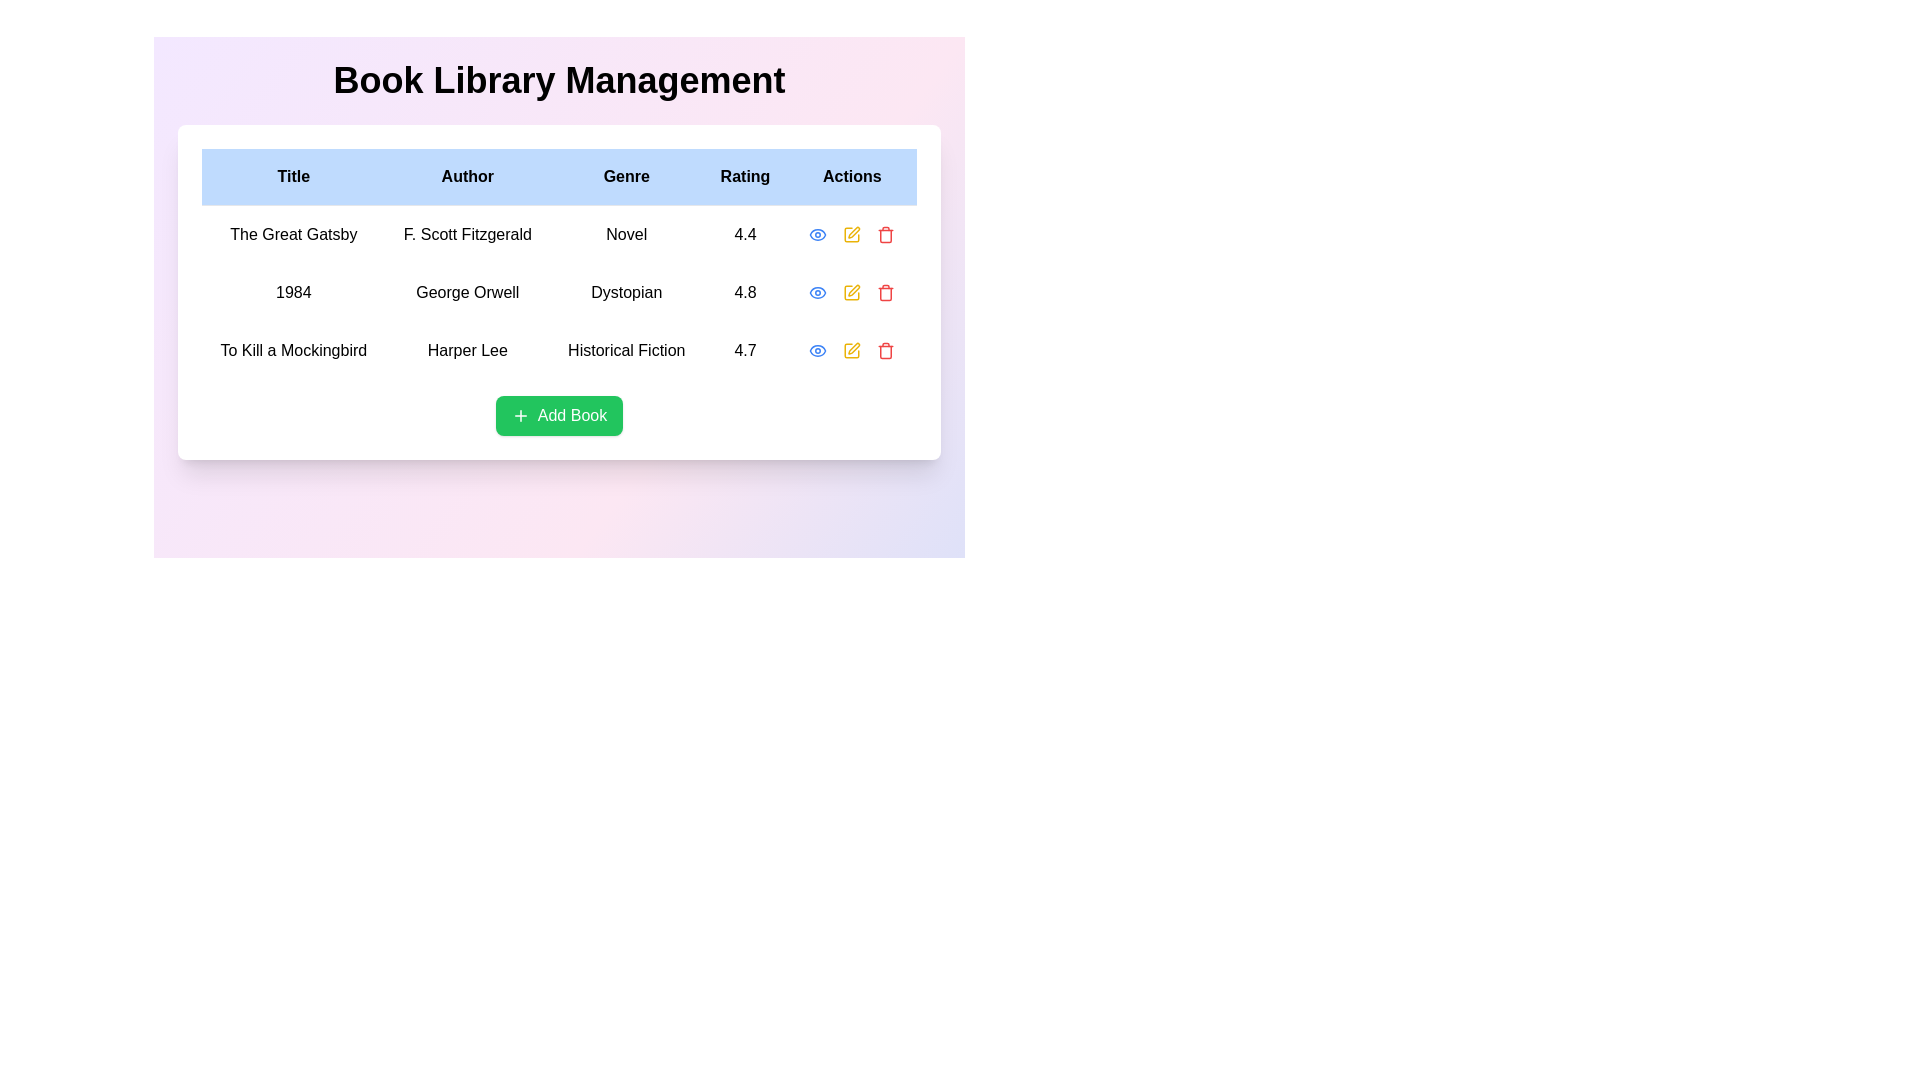 Image resolution: width=1920 pixels, height=1080 pixels. What do you see at coordinates (744, 176) in the screenshot?
I see `the 'Rating' label which has a light blue background and bold black text, positioned as the fourth header in the table, between 'Genre' and 'Actions'` at bounding box center [744, 176].